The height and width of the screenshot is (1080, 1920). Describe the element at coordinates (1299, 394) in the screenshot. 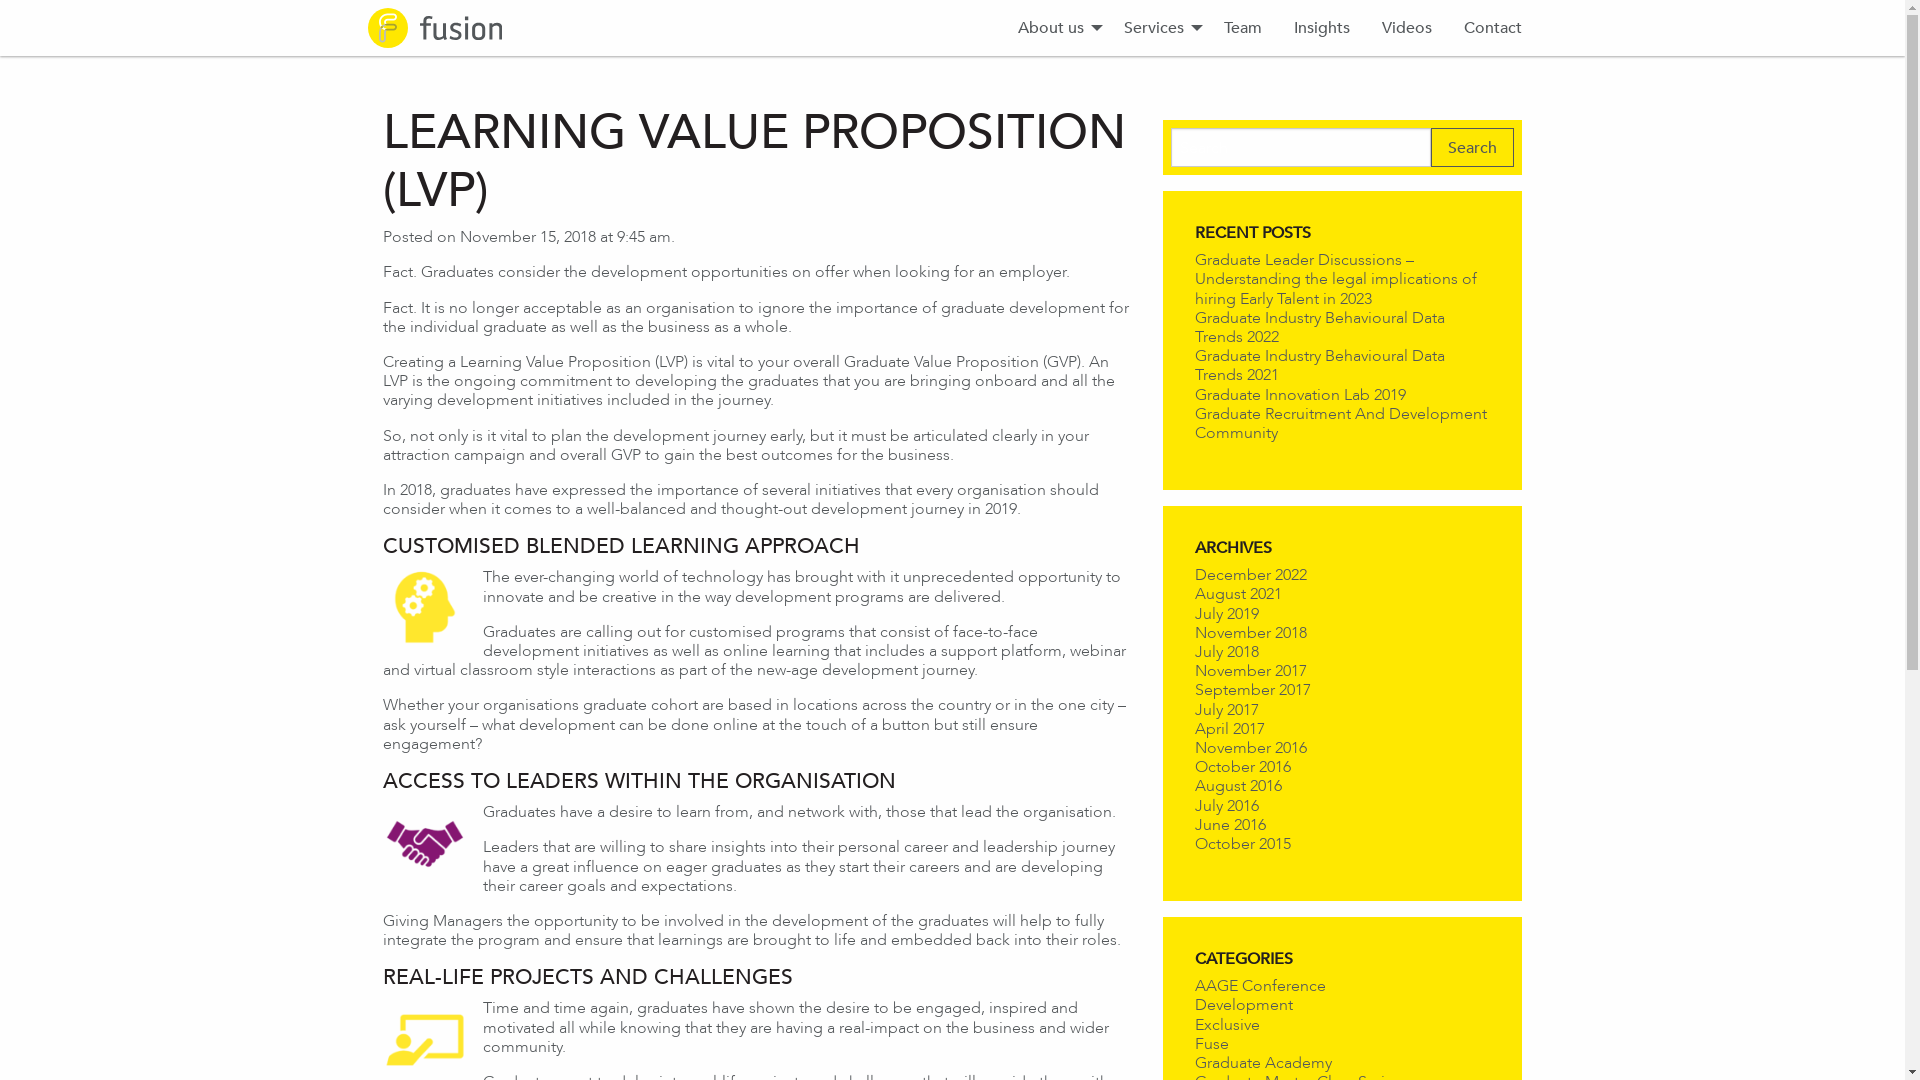

I see `'Graduate Innovation Lab 2019'` at that location.